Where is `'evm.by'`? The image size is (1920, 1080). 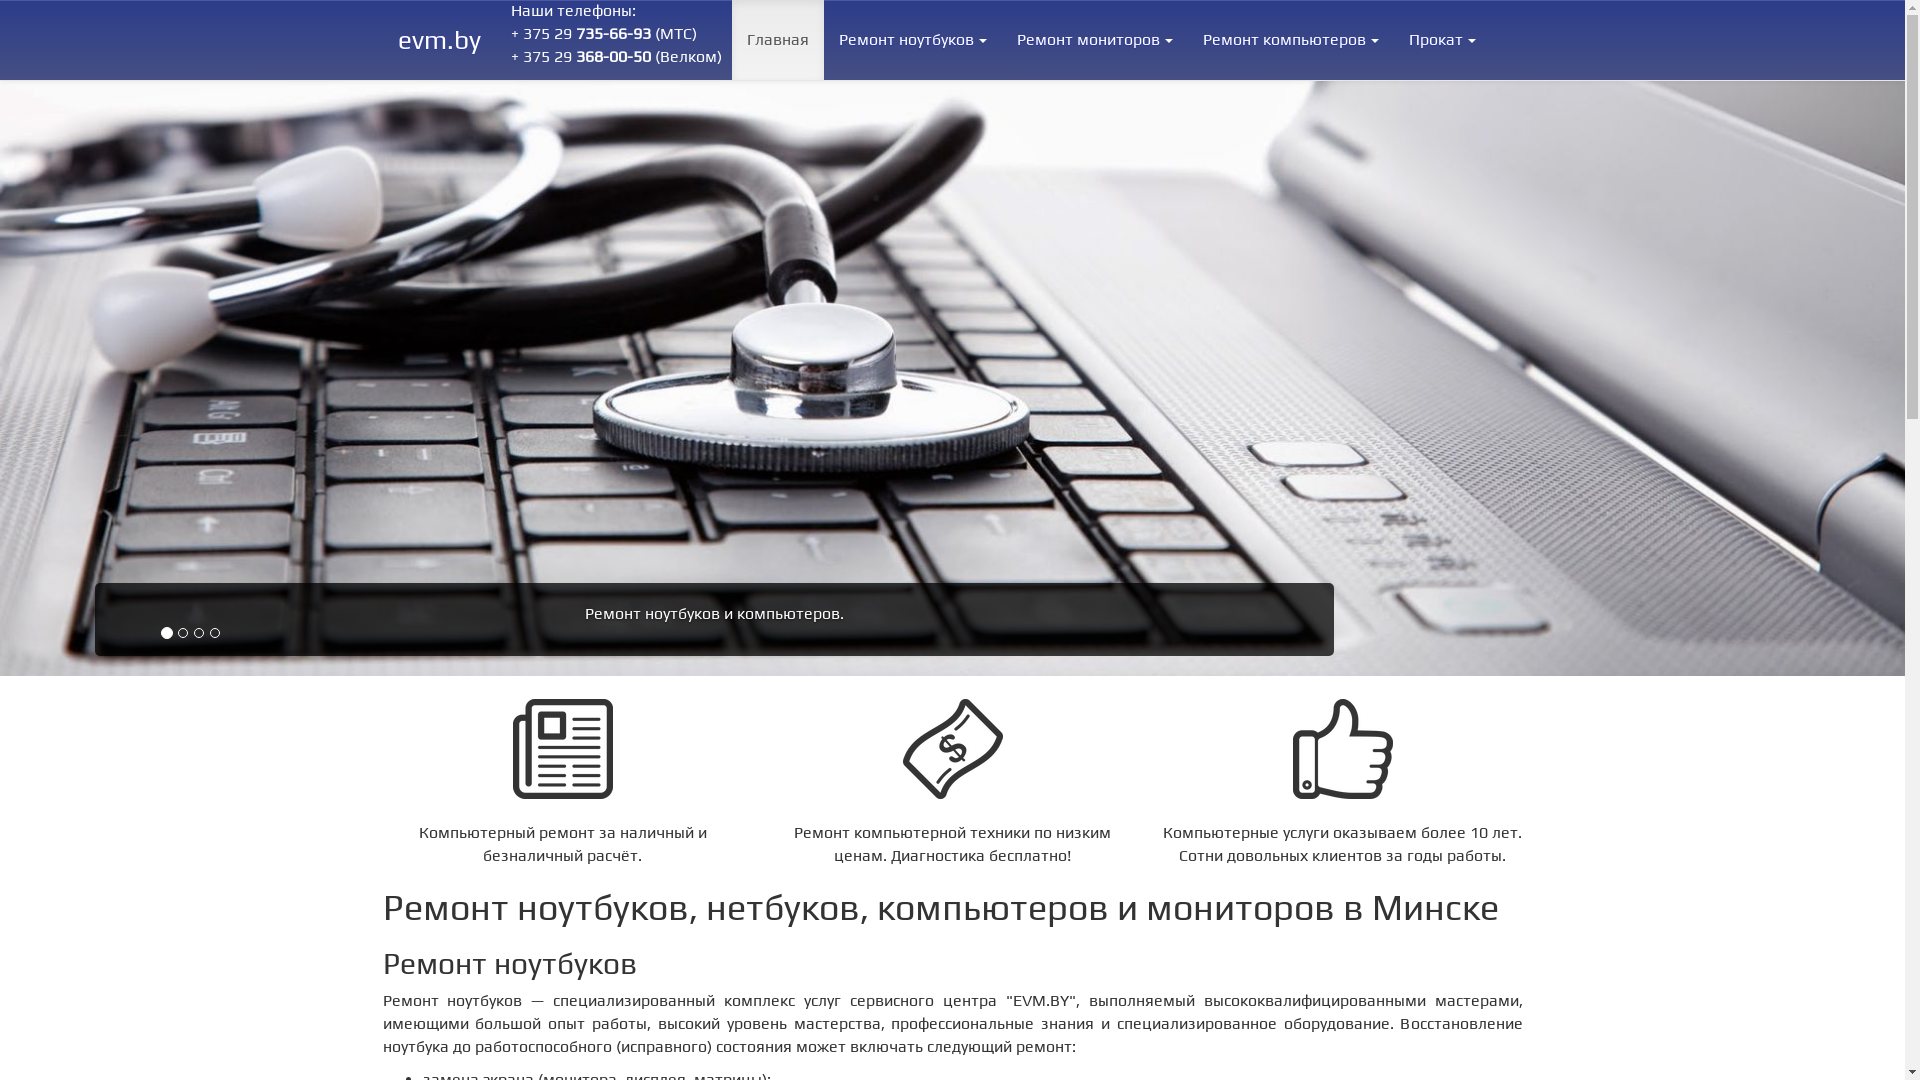 'evm.by' is located at coordinates (438, 39).